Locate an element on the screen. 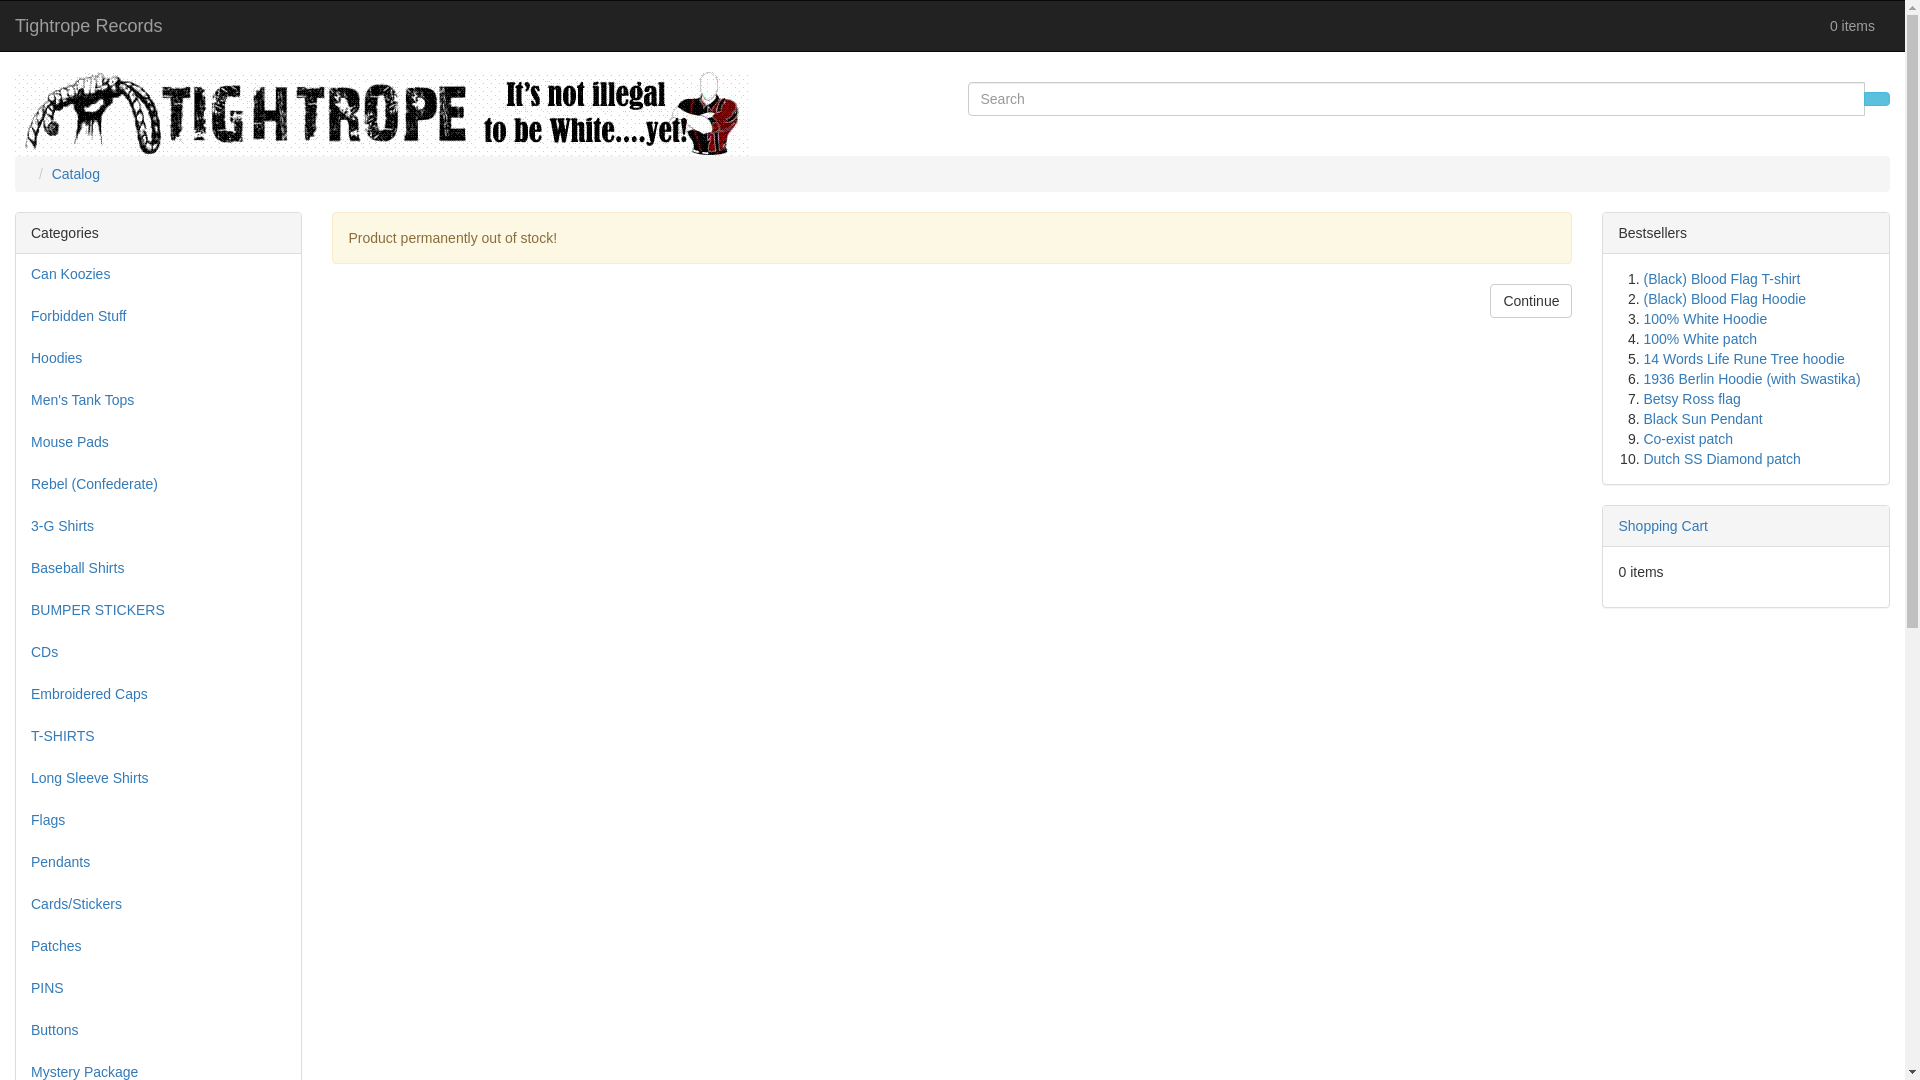  'Continue' is located at coordinates (1530, 300).